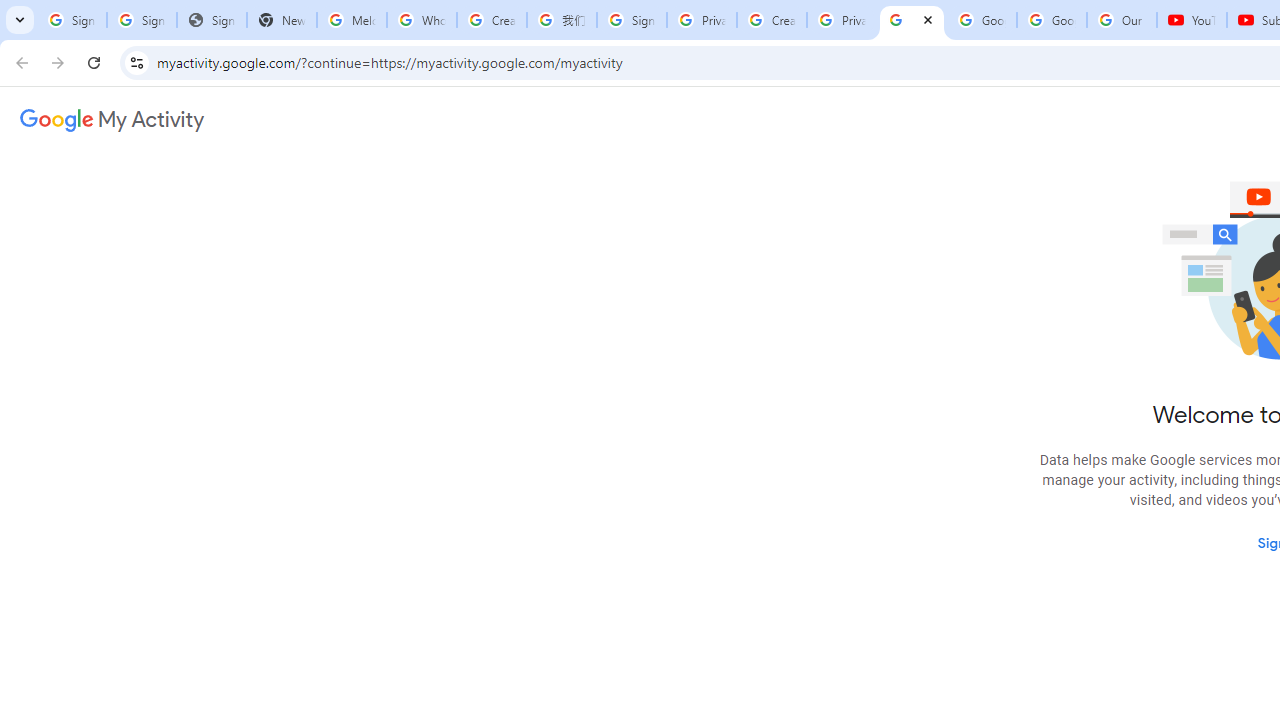 The width and height of the screenshot is (1280, 720). I want to click on 'New Tab', so click(281, 20).